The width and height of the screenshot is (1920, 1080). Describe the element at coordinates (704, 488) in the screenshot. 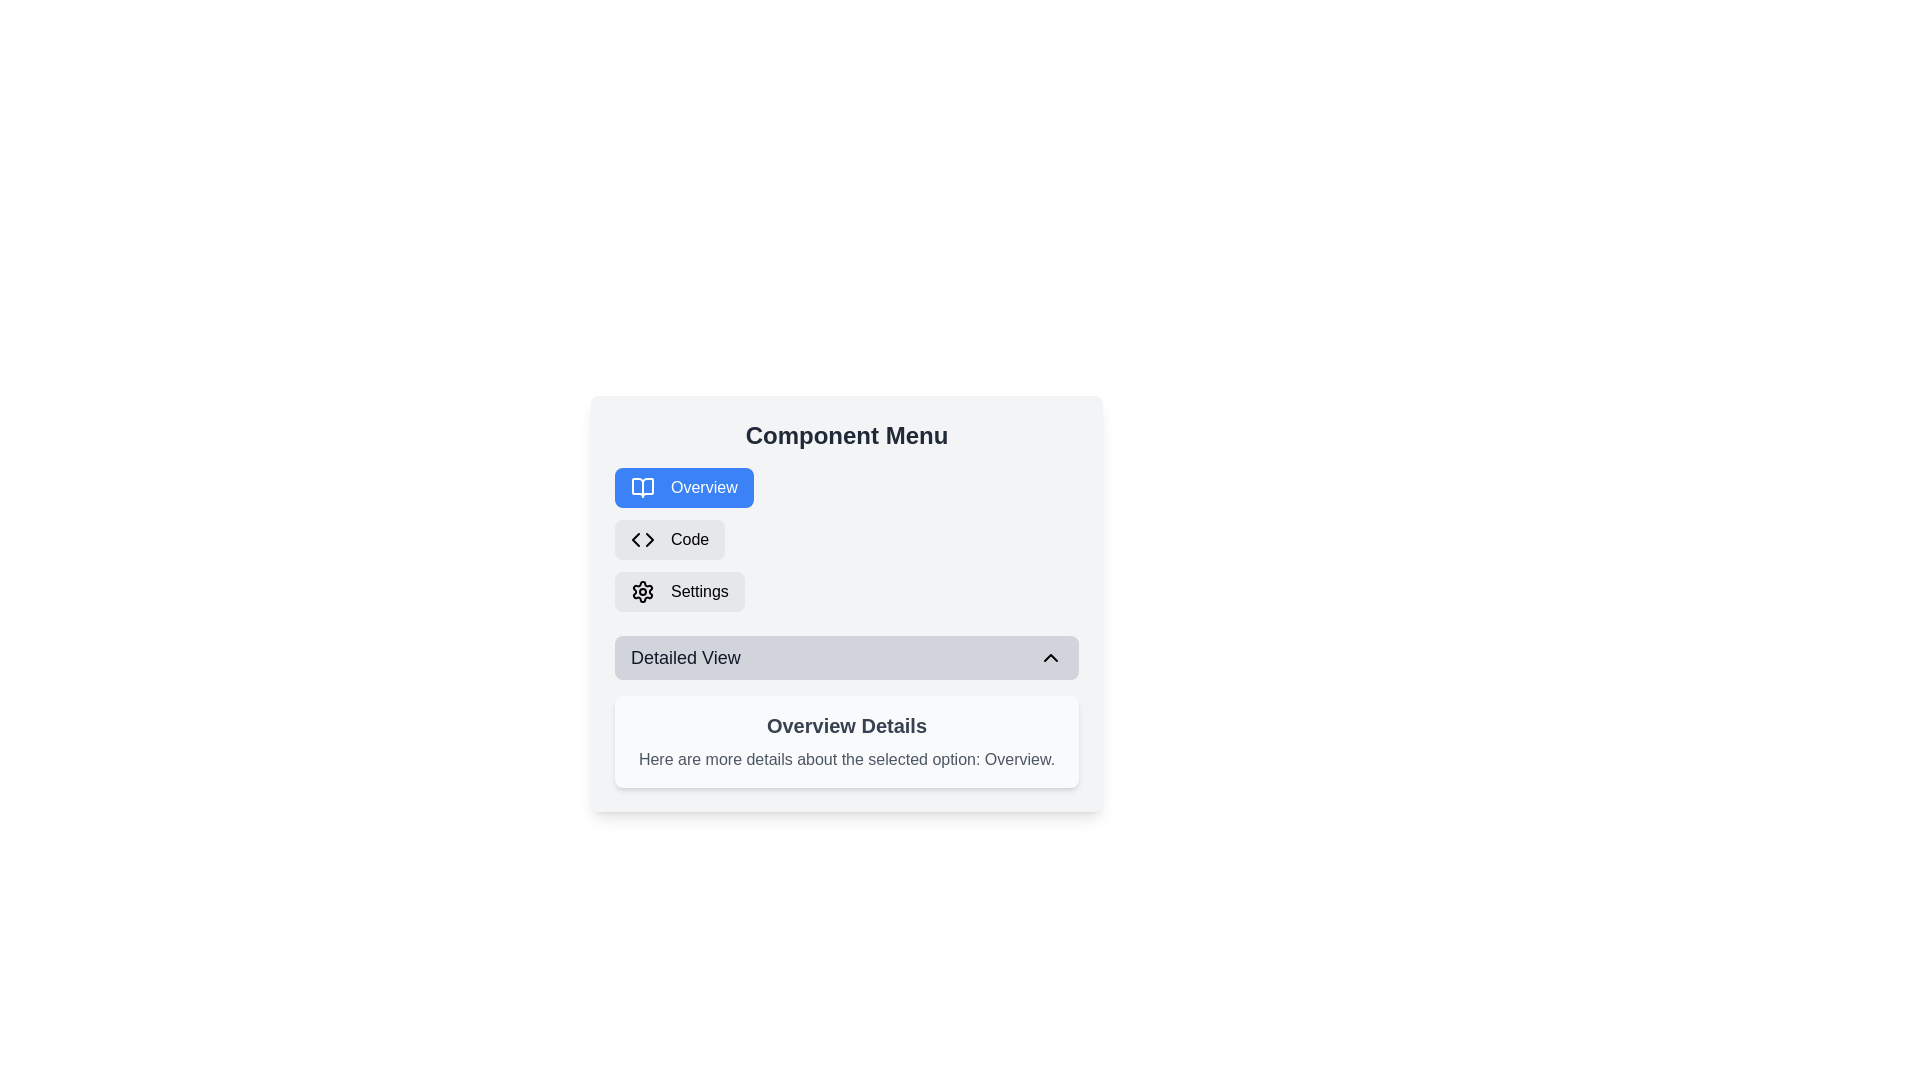

I see `the 'Overview' menu item, which is the first label in the Component Menu, displayed in white on a blue background with an adjacent open book icon` at that location.